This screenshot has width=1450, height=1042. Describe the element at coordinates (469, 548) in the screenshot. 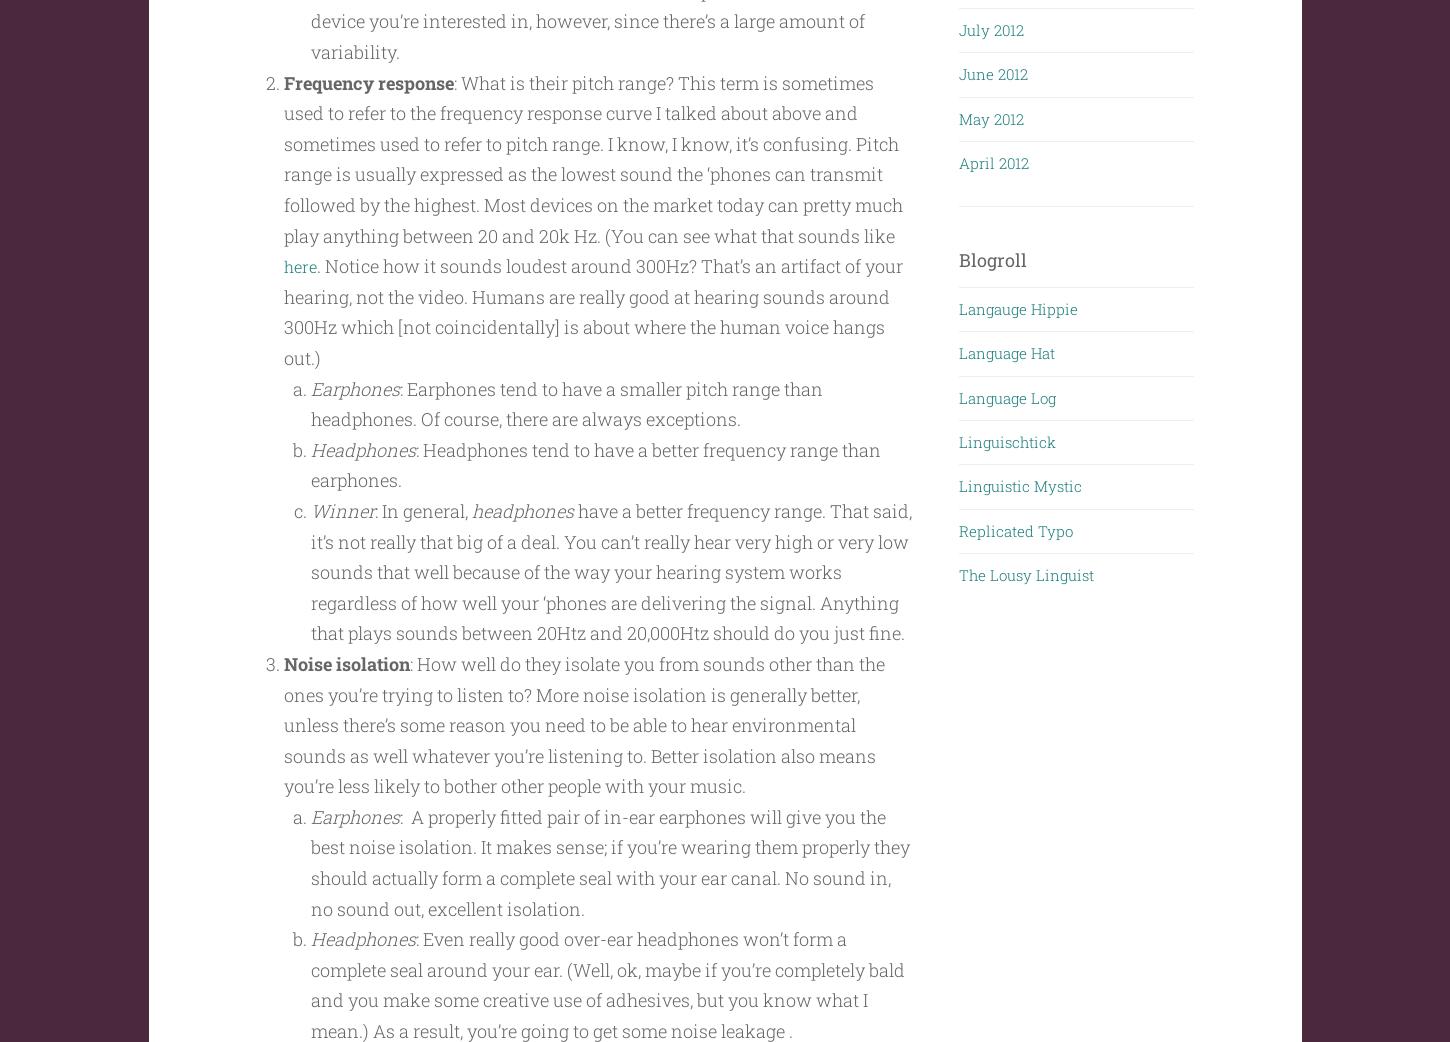

I see `'headphones'` at that location.